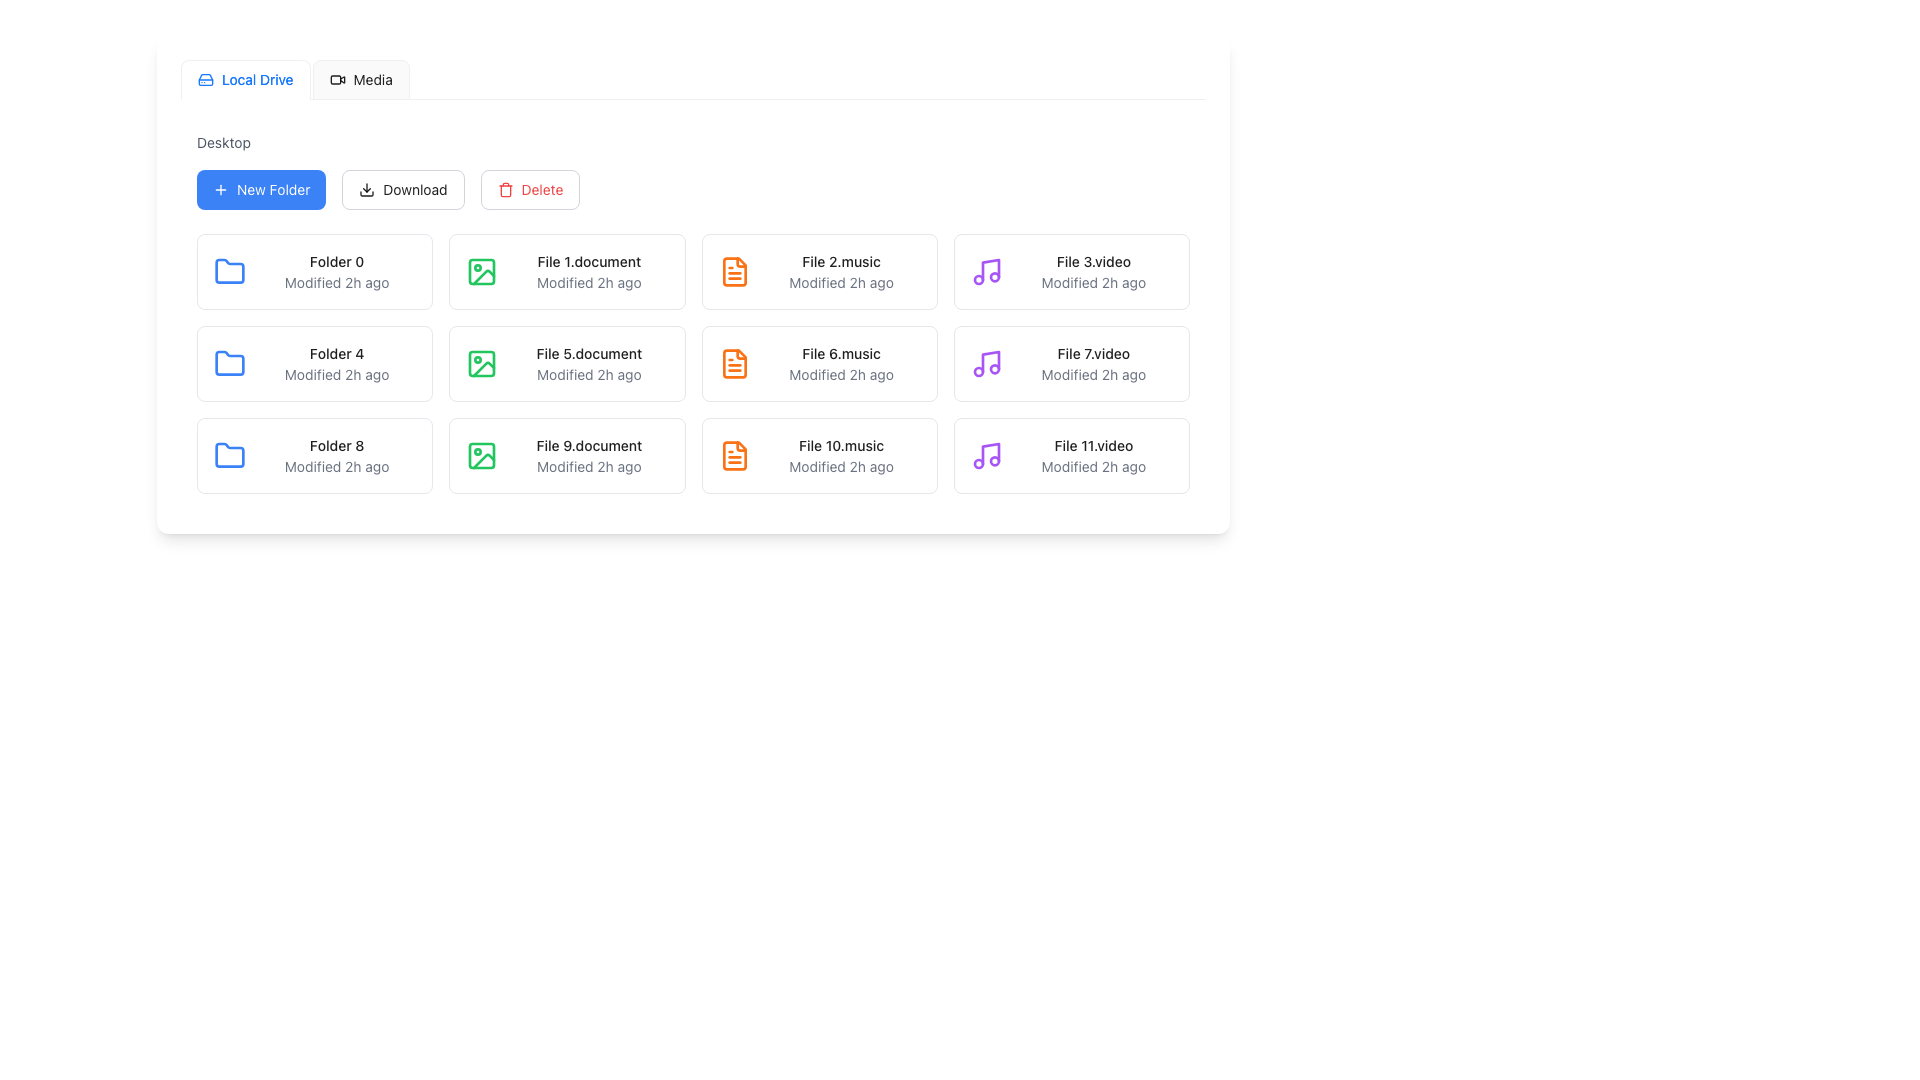  What do you see at coordinates (244, 79) in the screenshot?
I see `the 'Local Drive' navigation tab, which is the first tab on the navigation bar at the top of the page` at bounding box center [244, 79].